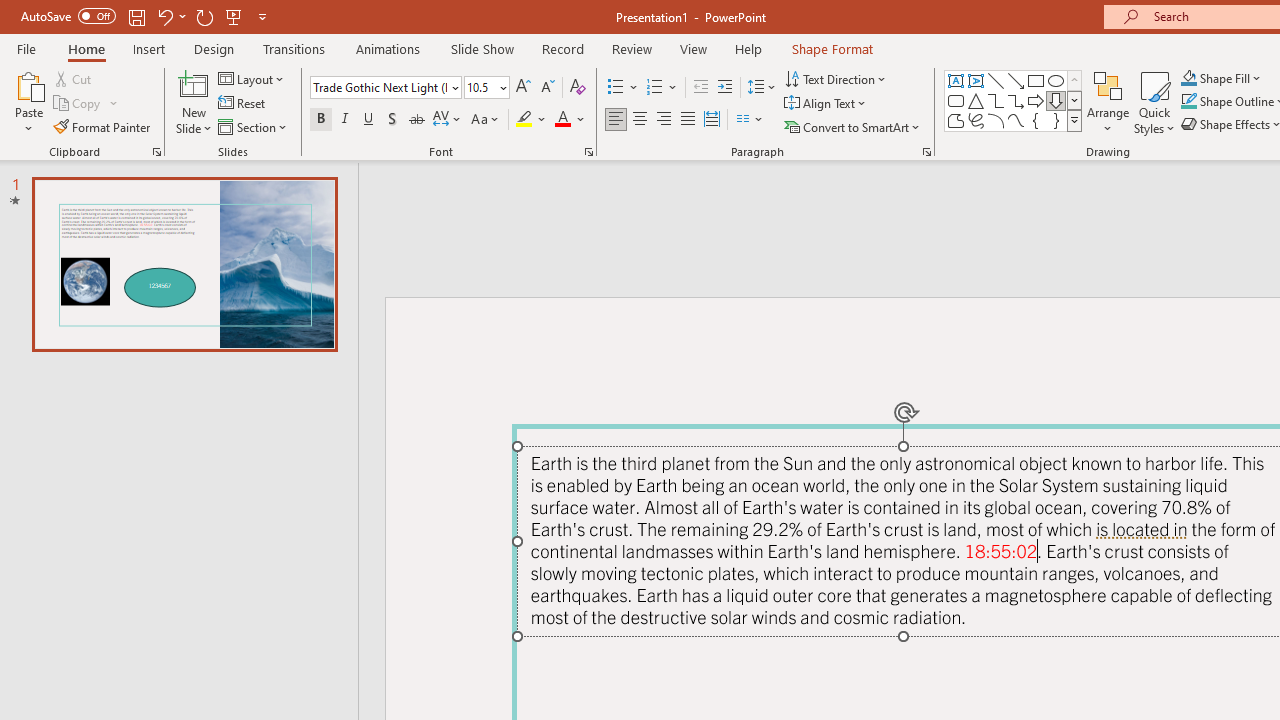  What do you see at coordinates (242, 103) in the screenshot?
I see `'Reset'` at bounding box center [242, 103].